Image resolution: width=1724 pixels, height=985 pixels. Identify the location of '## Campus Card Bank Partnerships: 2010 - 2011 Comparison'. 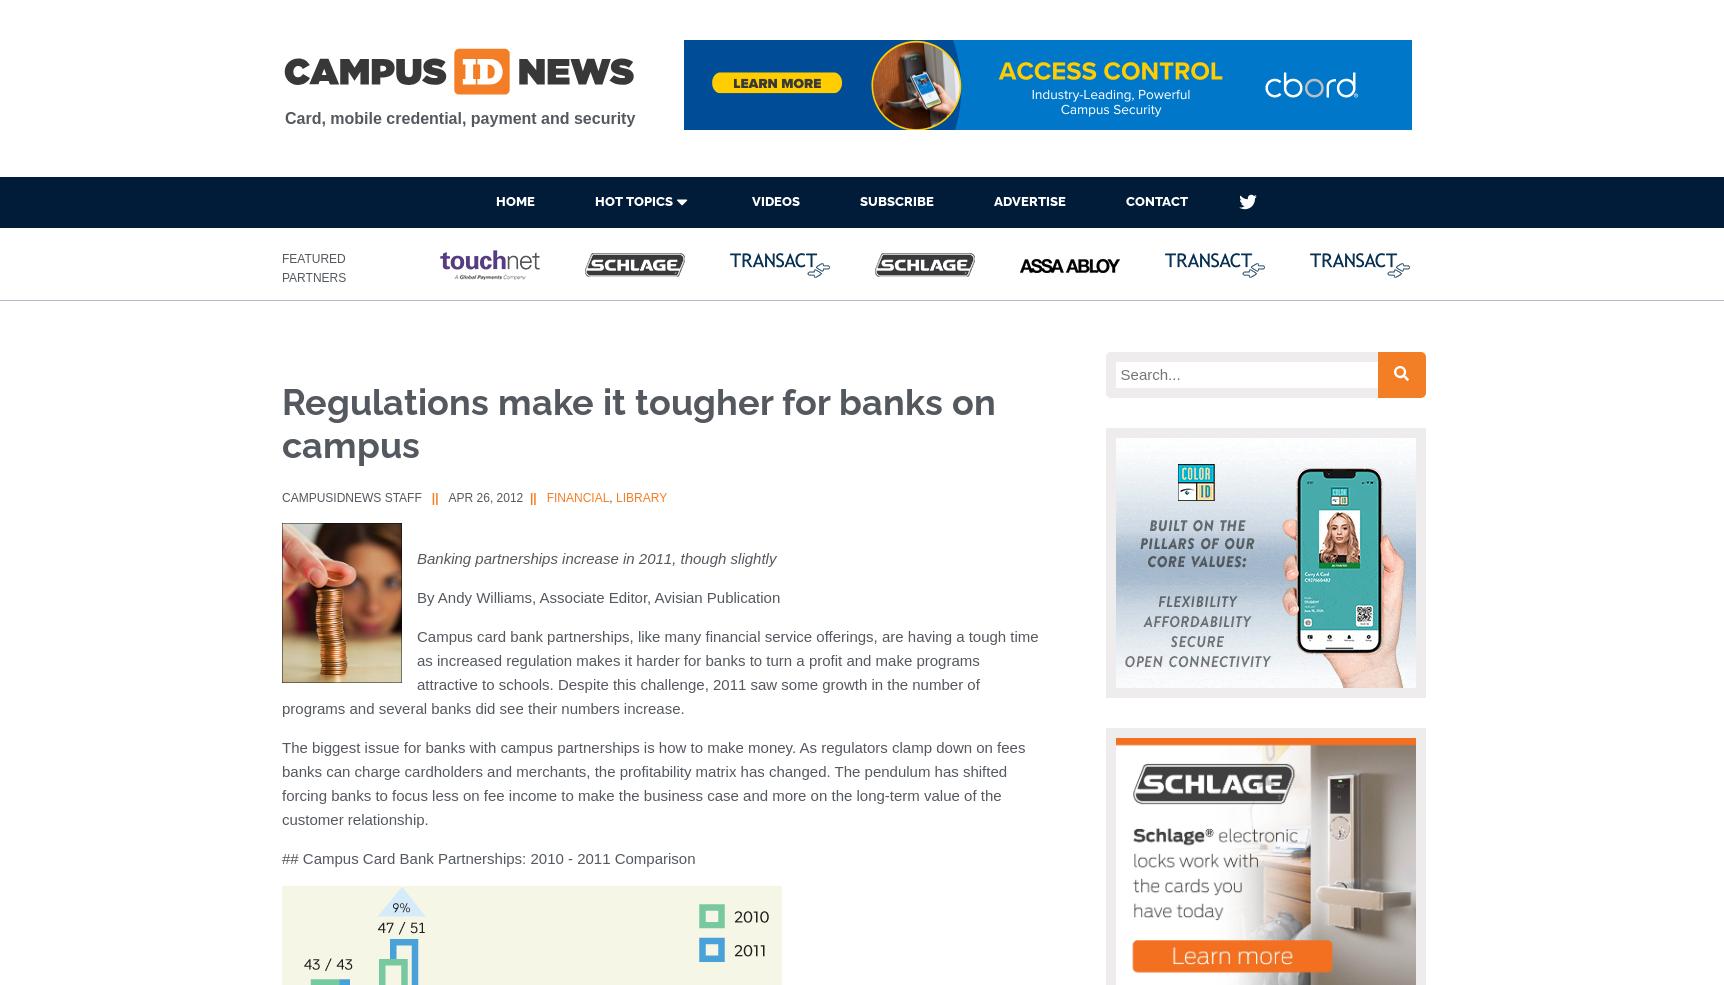
(488, 857).